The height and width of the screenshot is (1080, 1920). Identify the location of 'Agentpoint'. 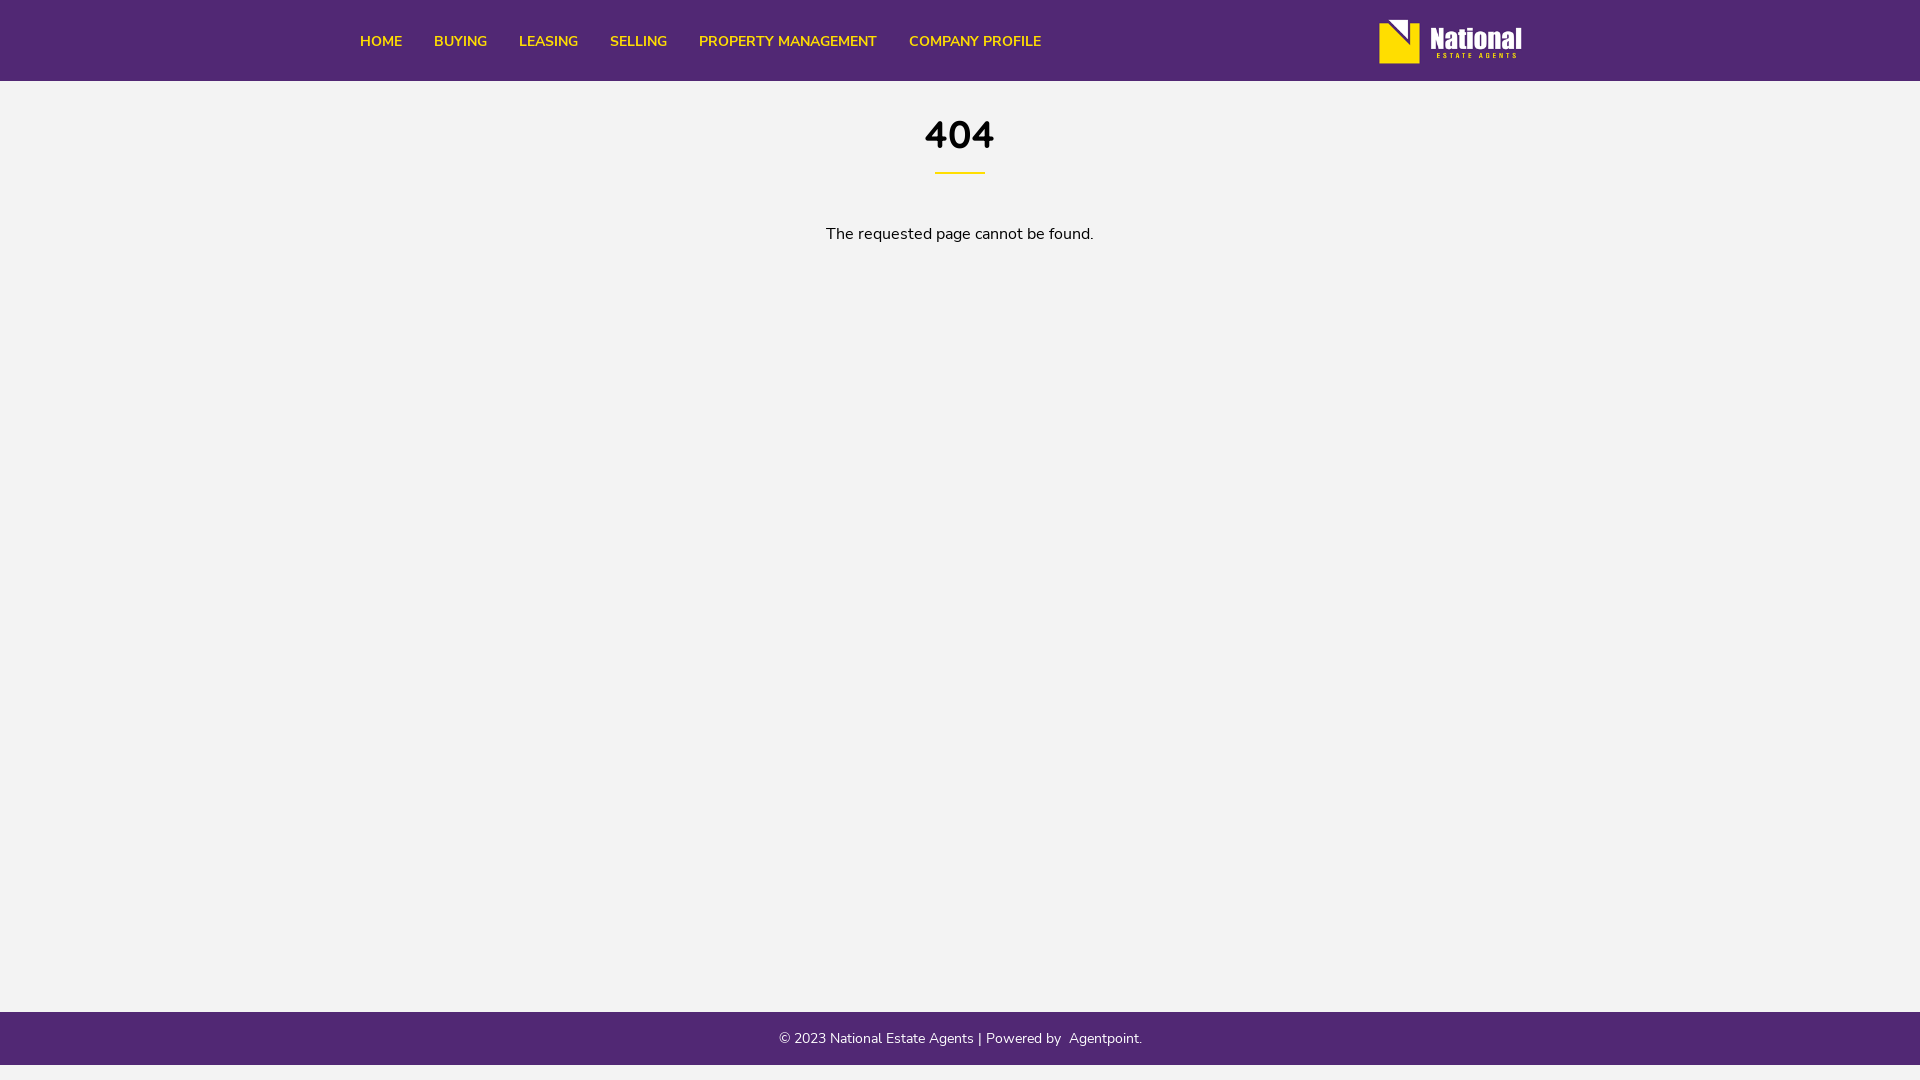
(1102, 1037).